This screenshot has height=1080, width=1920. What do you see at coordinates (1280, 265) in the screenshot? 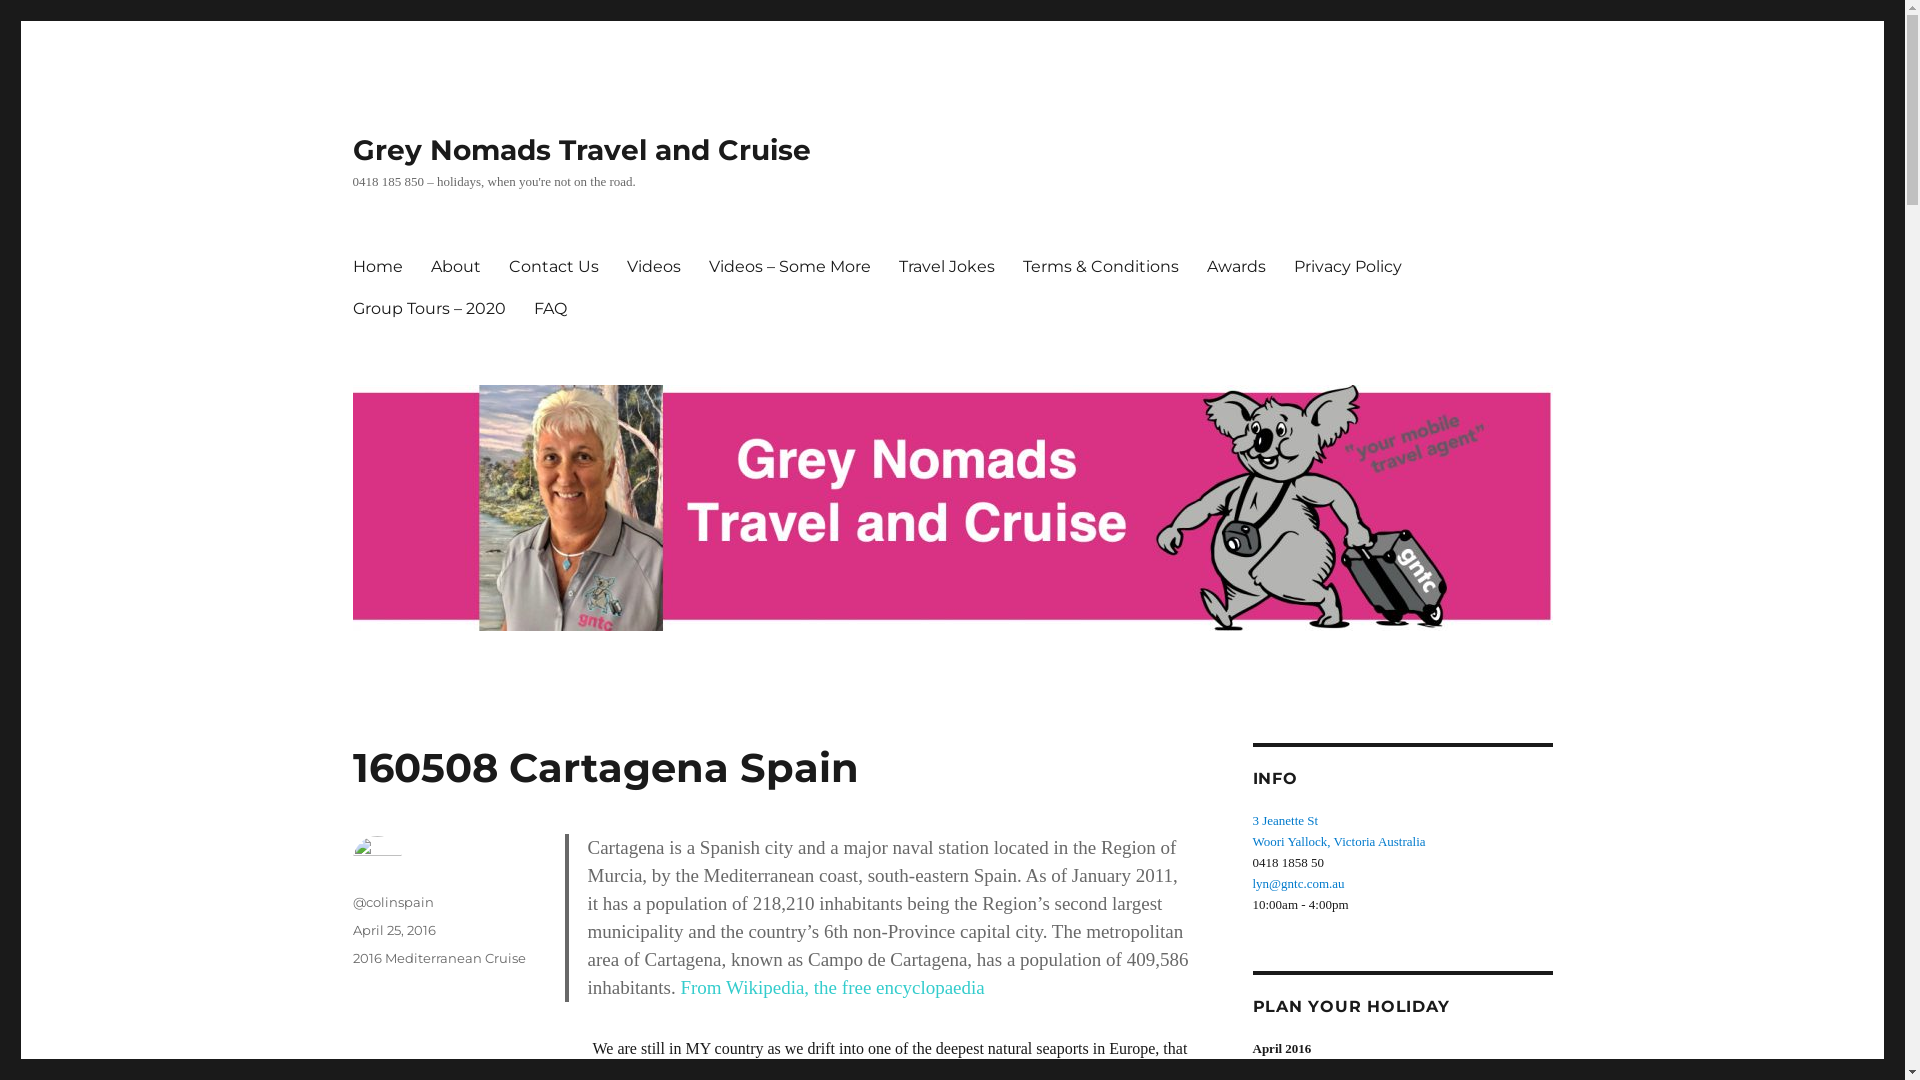
I see `'Privacy Policy'` at bounding box center [1280, 265].